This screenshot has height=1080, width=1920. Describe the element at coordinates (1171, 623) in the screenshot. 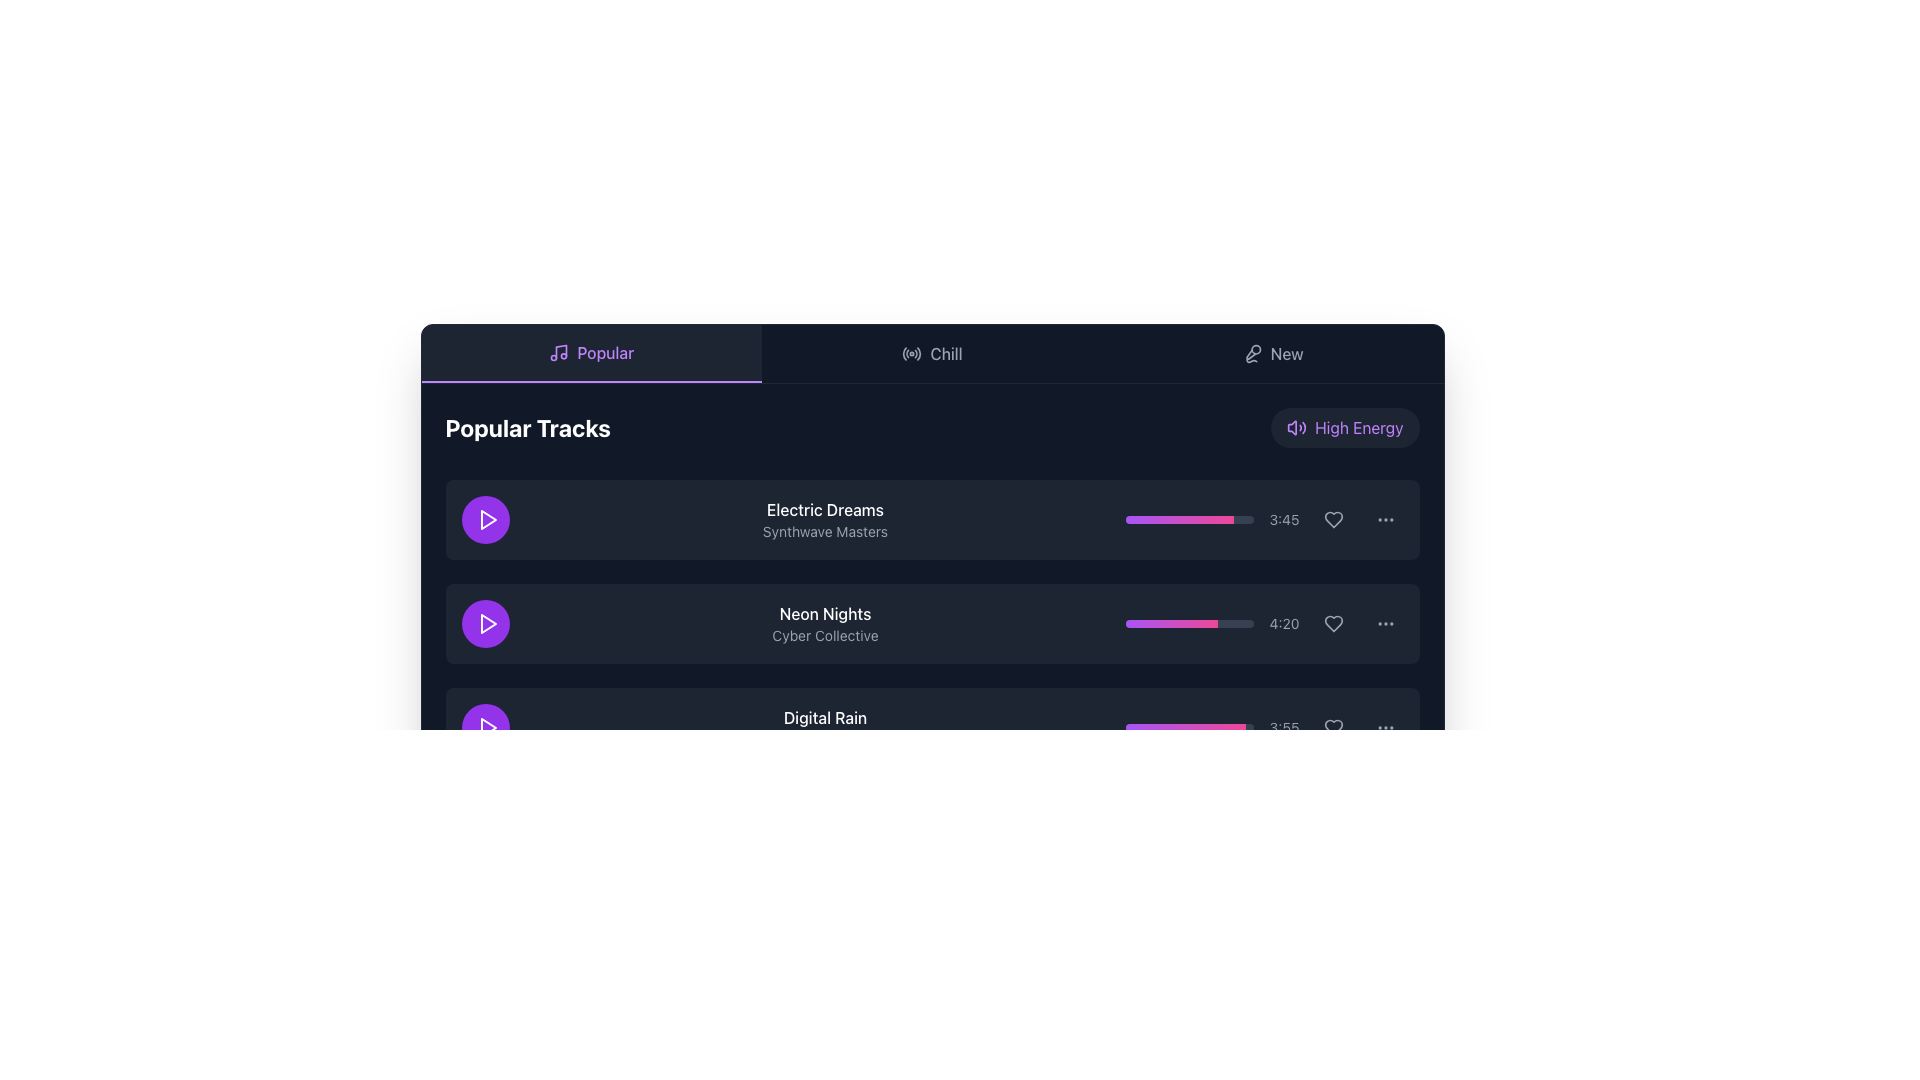

I see `filled portion of the progress bar for the track 'Neon Nights', which is a colored gradient progress bar transitioning from purple to pink, located in the second progress bar under the 'Popular Tracks' section` at that location.